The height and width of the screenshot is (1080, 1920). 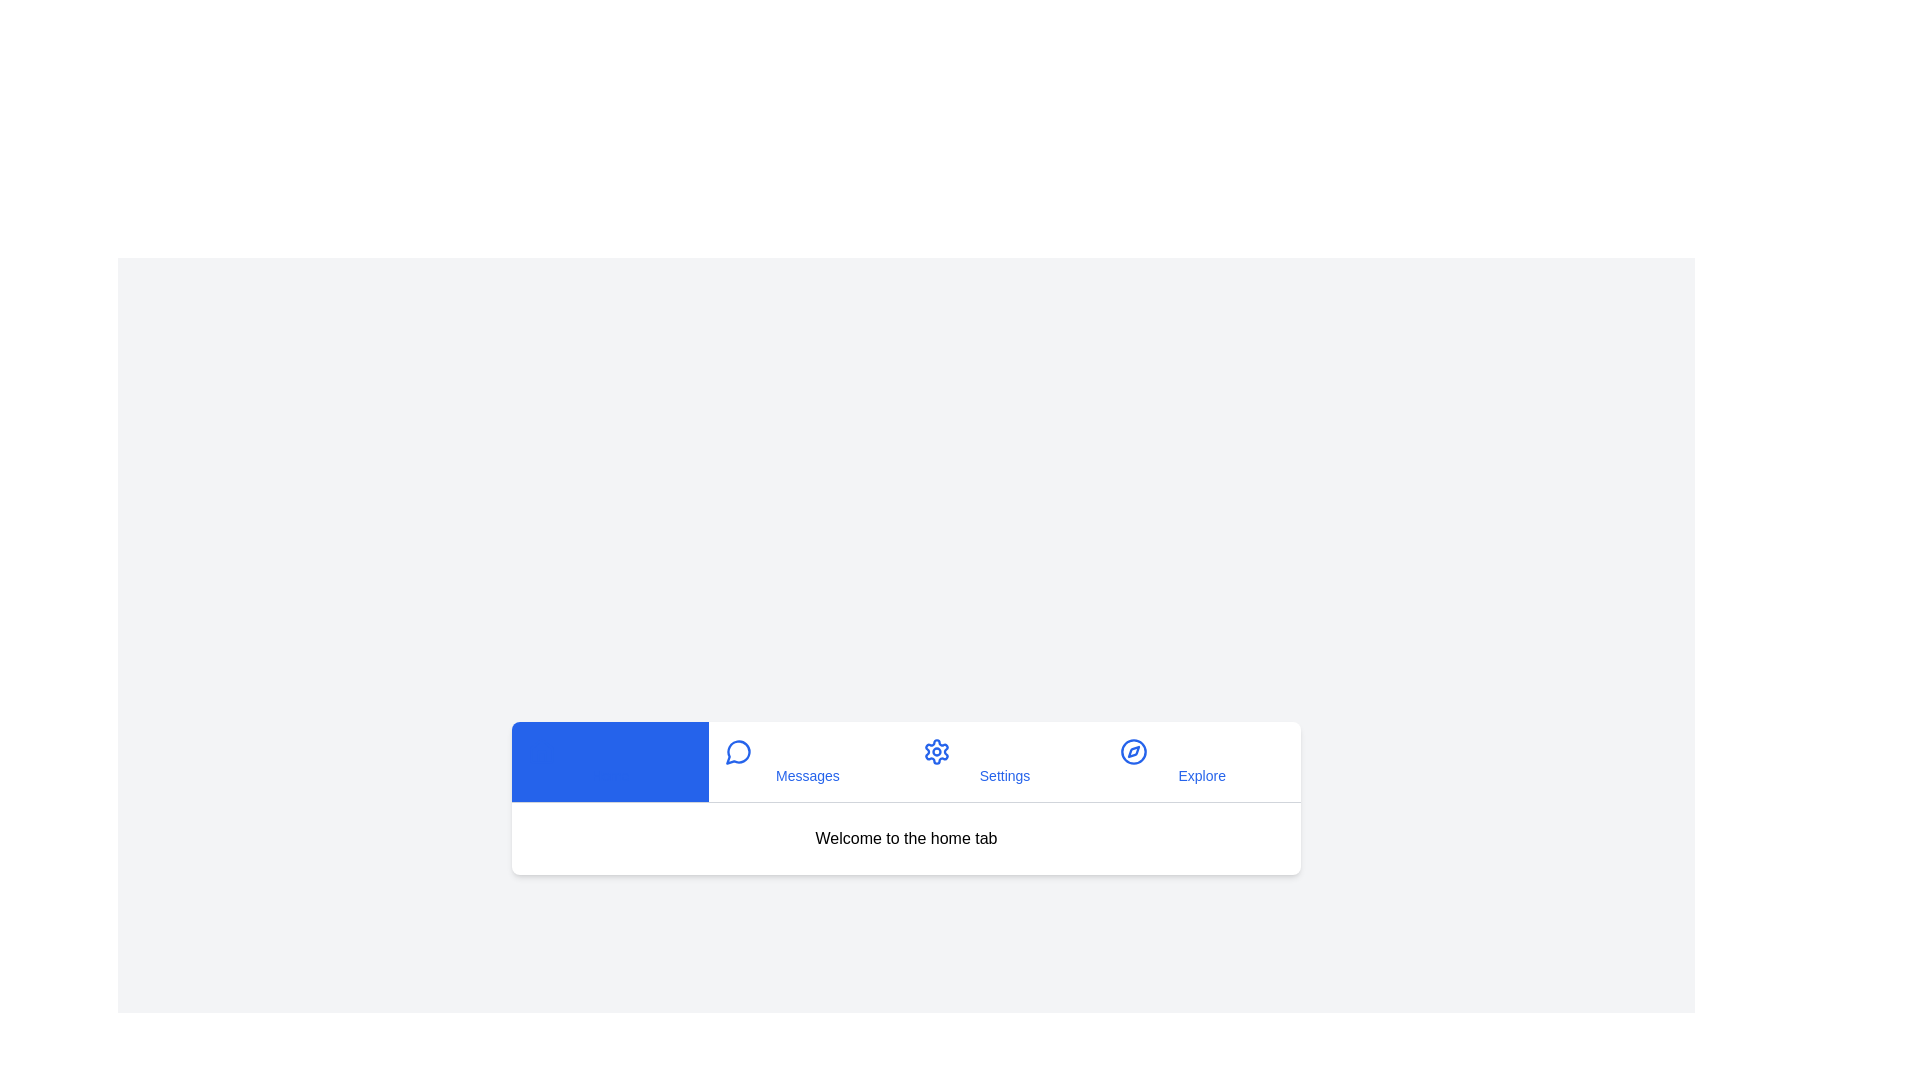 What do you see at coordinates (1201, 761) in the screenshot?
I see `the tab button labeled 'Explore' to see its hover effect` at bounding box center [1201, 761].